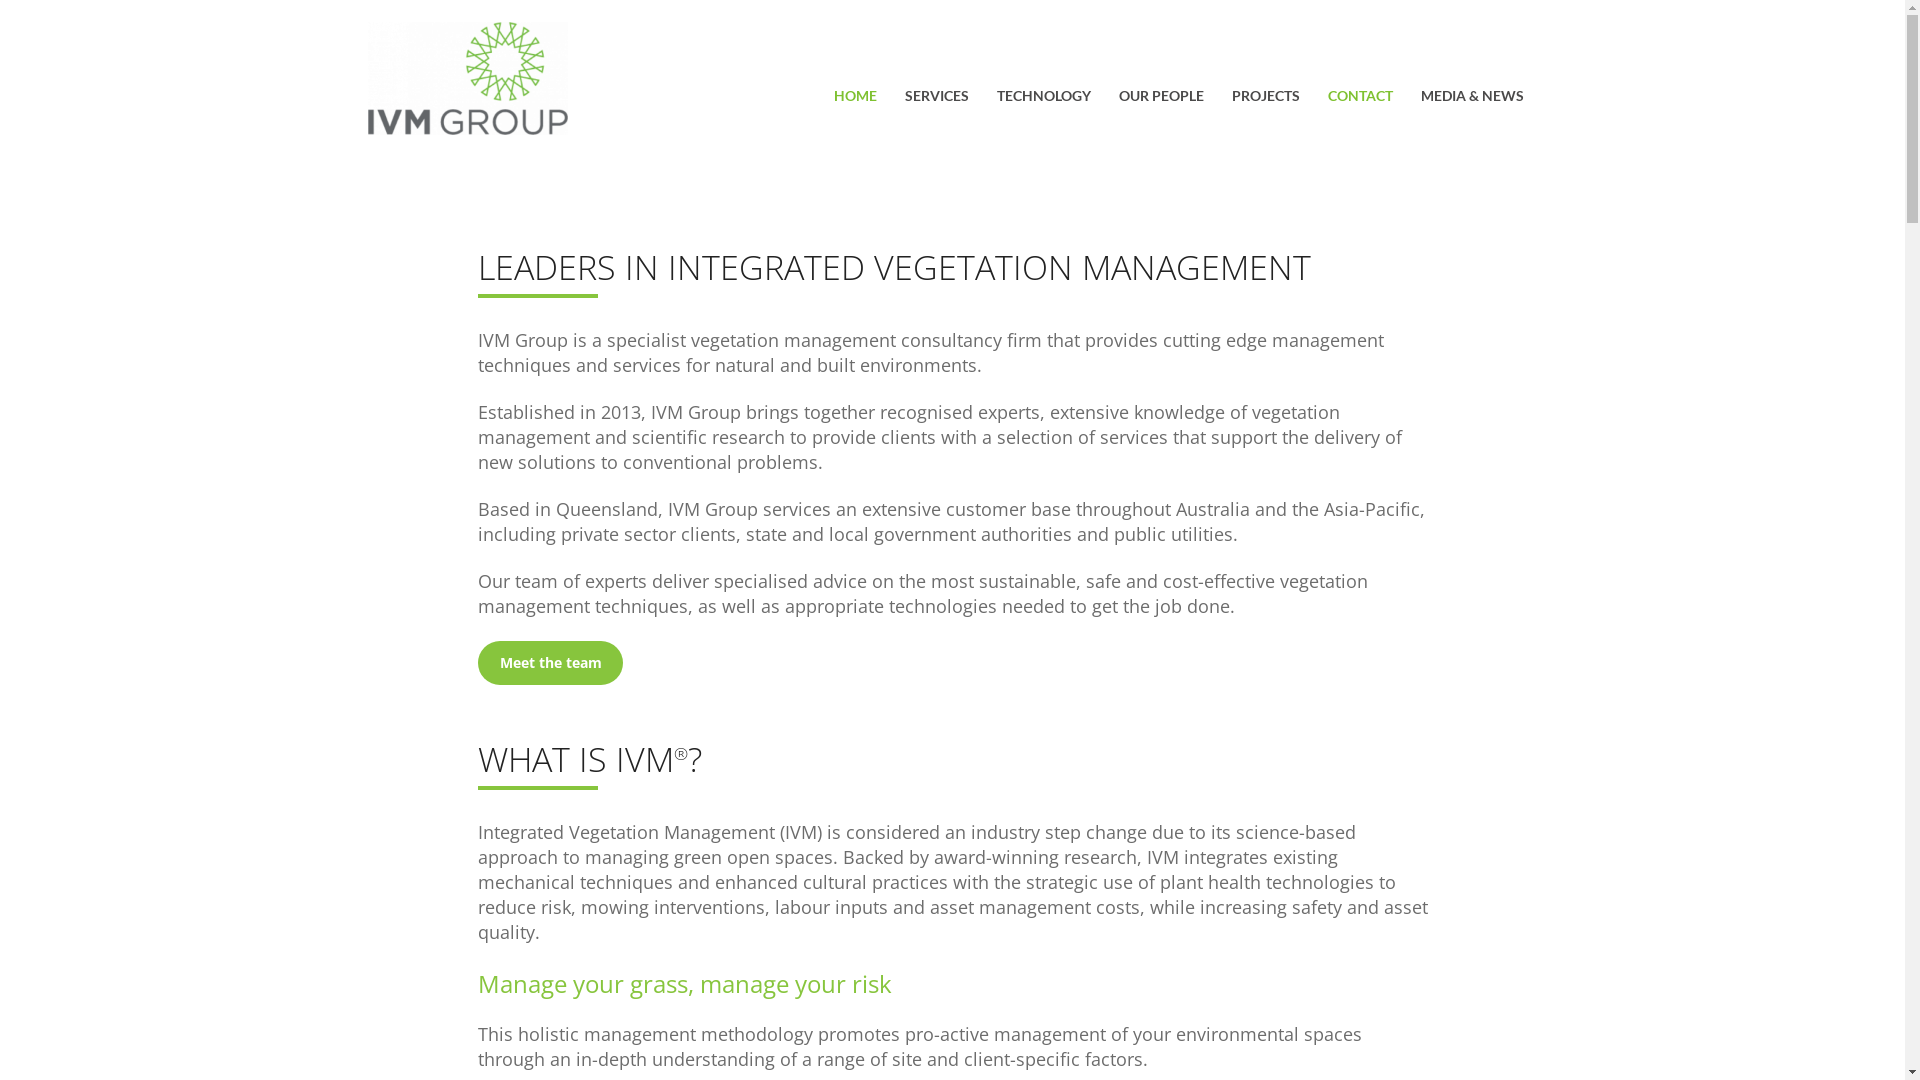 This screenshot has width=1920, height=1080. I want to click on 'SERVICES', so click(935, 98).